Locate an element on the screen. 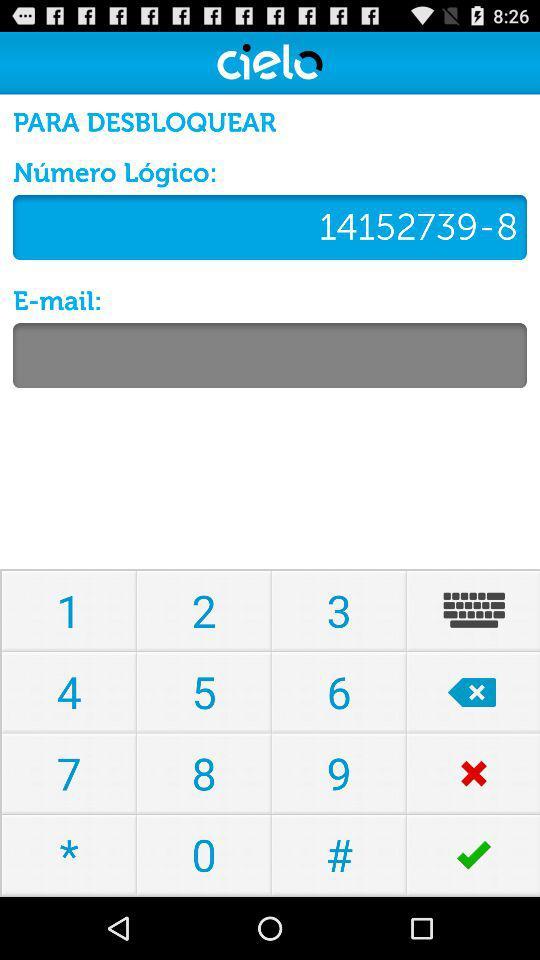 The image size is (540, 960). to type mail bar is located at coordinates (270, 355).